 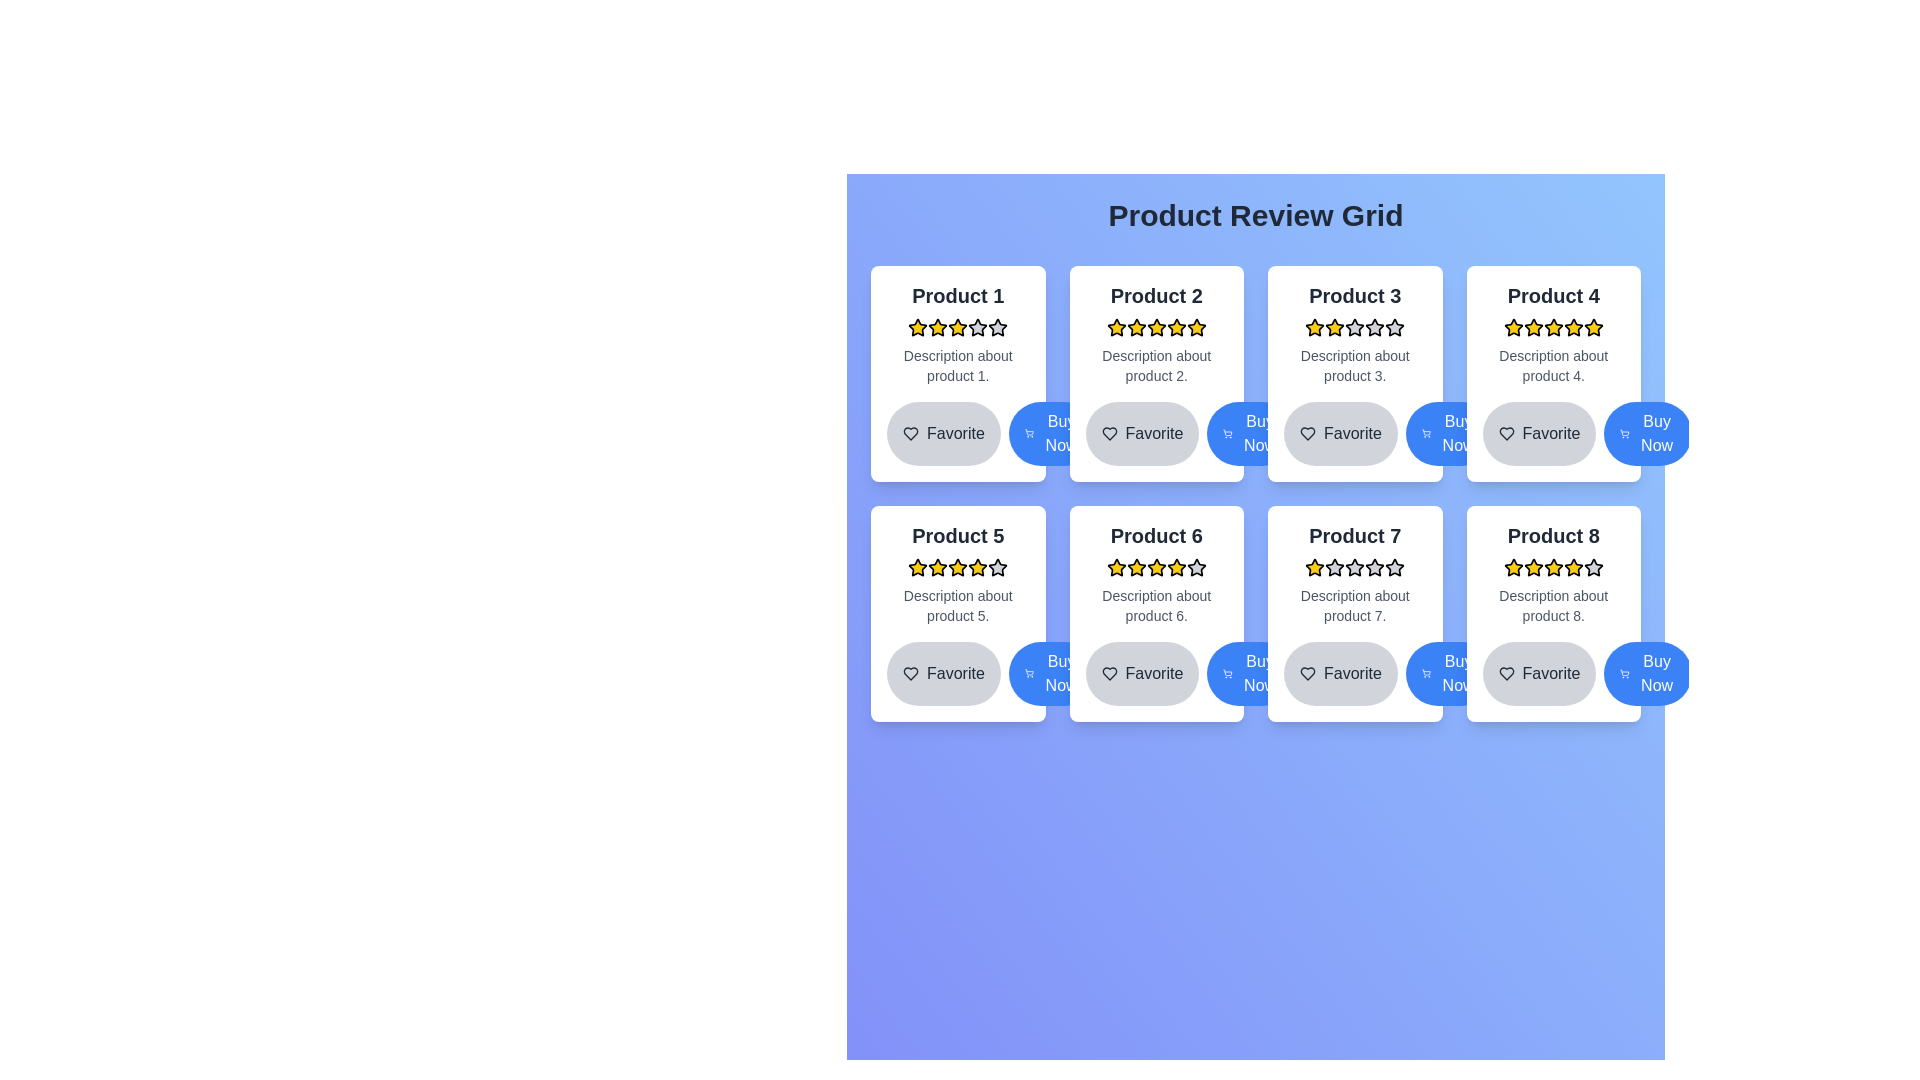 What do you see at coordinates (1538, 433) in the screenshot?
I see `the 'Favorite' button, which is a rounded gray button with a heart icon on its left, to mark the item as favorite` at bounding box center [1538, 433].